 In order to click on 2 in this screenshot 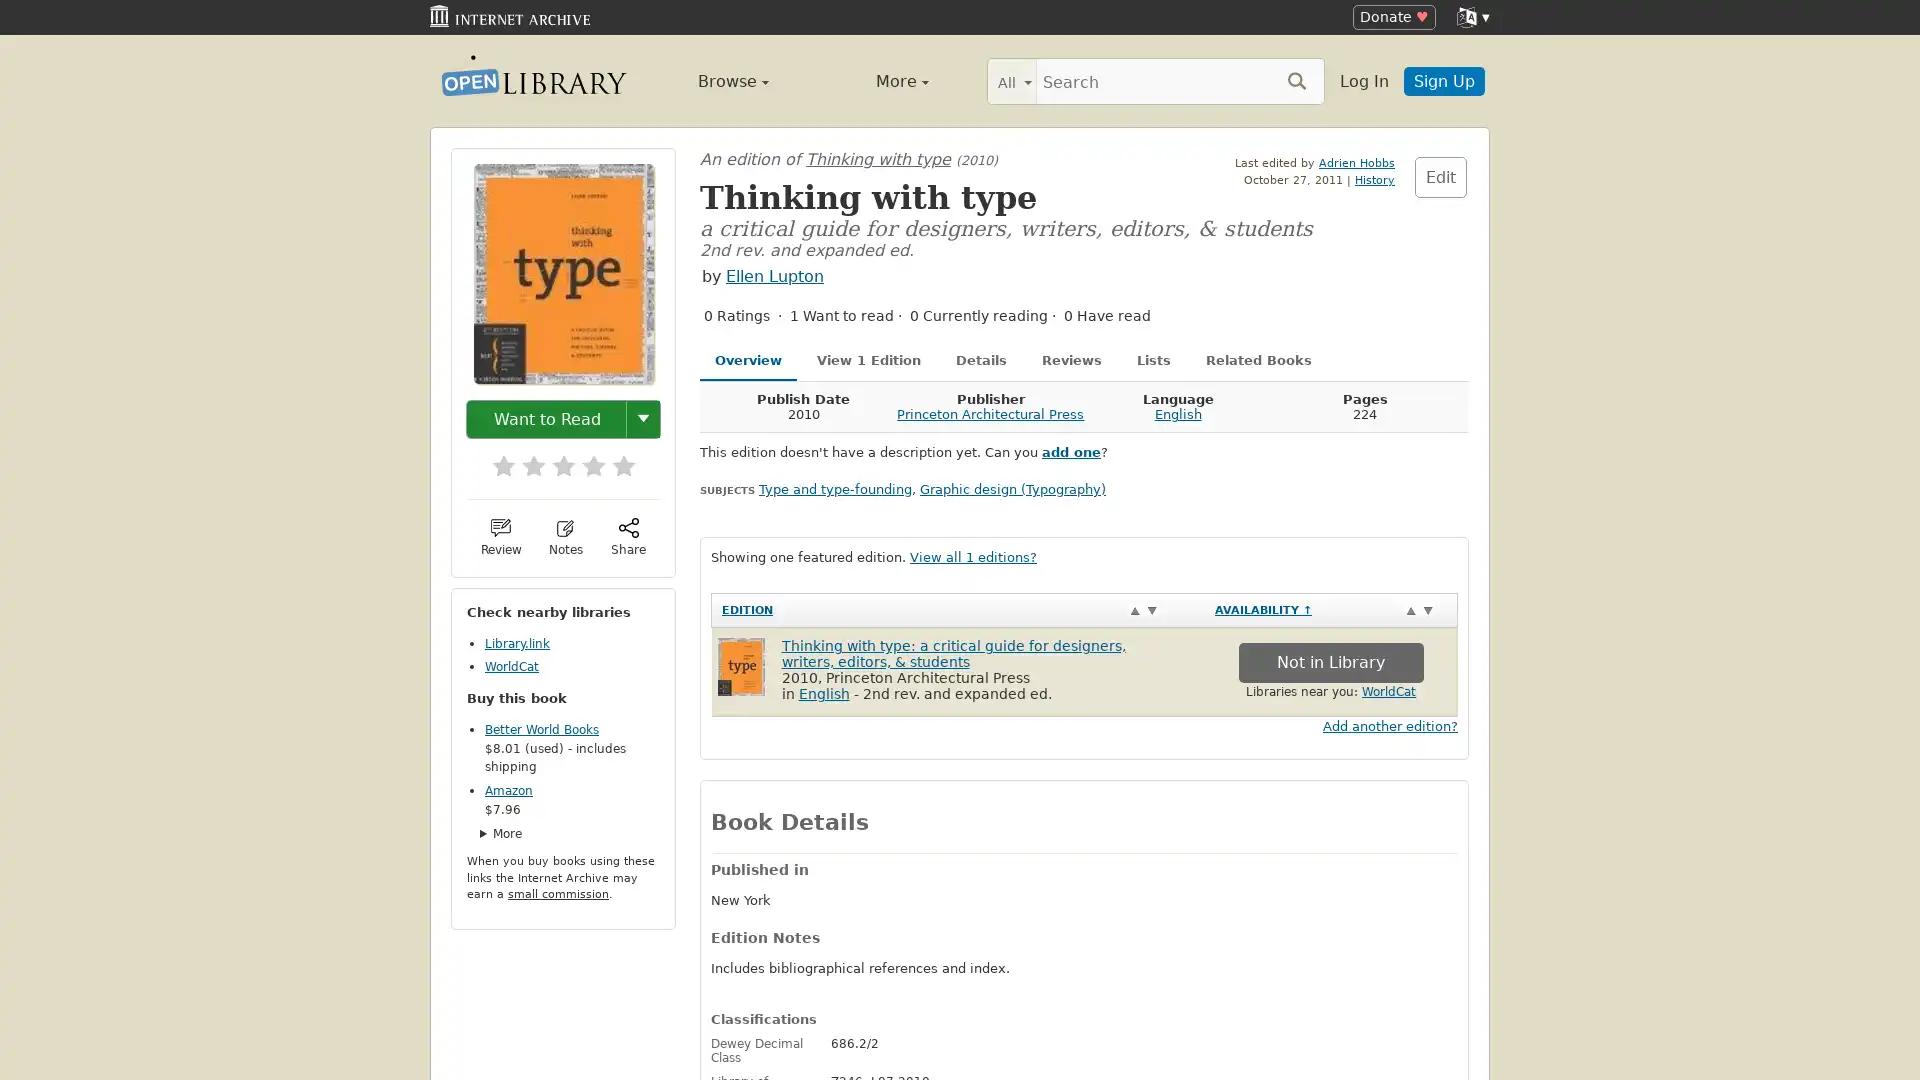, I will do `click(523, 459)`.